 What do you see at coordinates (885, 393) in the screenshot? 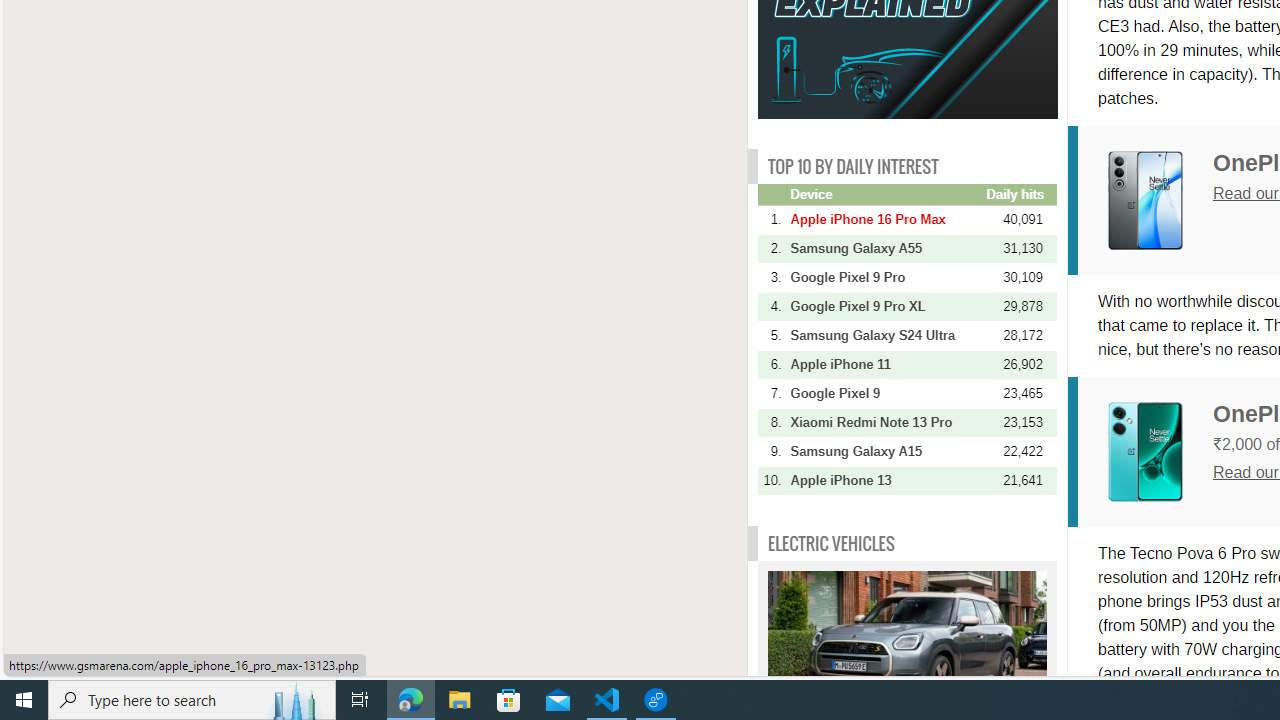
I see `'Google Pixel 9'` at bounding box center [885, 393].